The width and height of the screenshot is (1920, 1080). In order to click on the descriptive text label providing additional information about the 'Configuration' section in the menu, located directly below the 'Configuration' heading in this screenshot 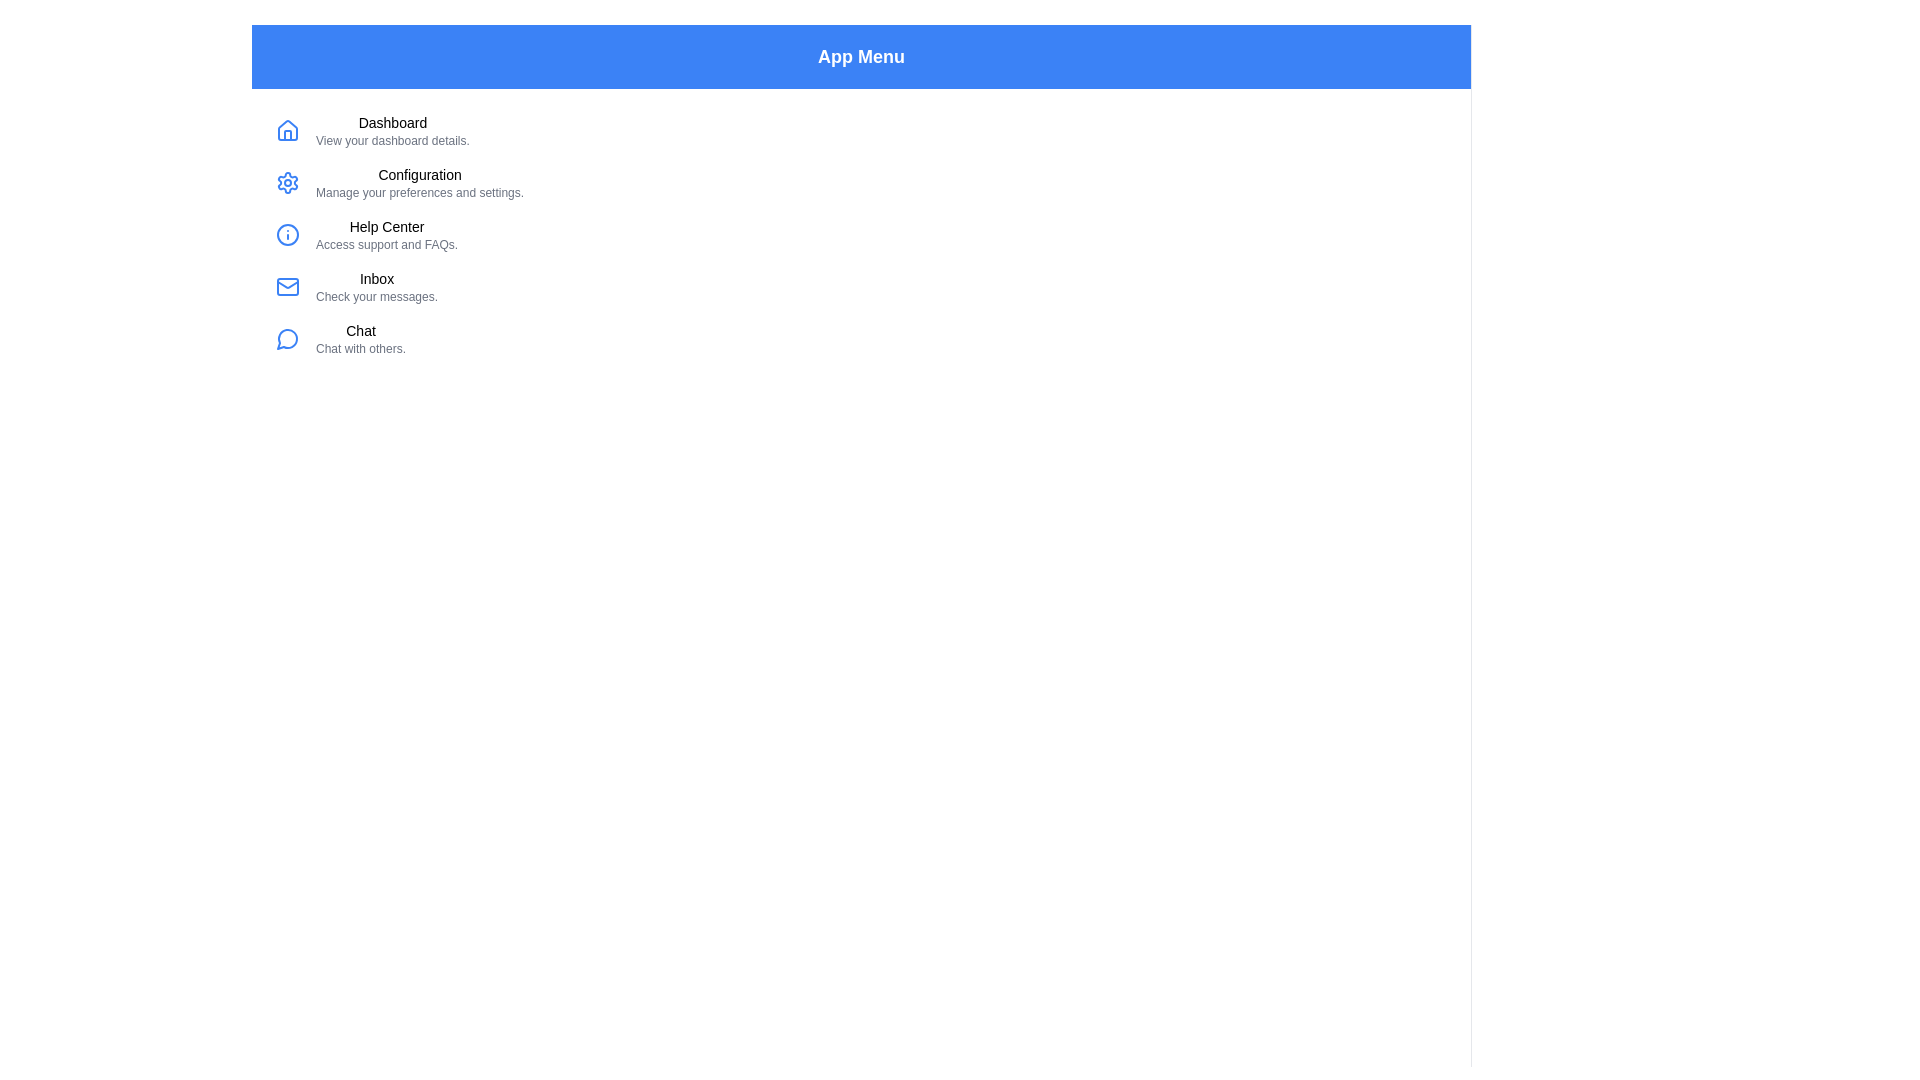, I will do `click(419, 192)`.